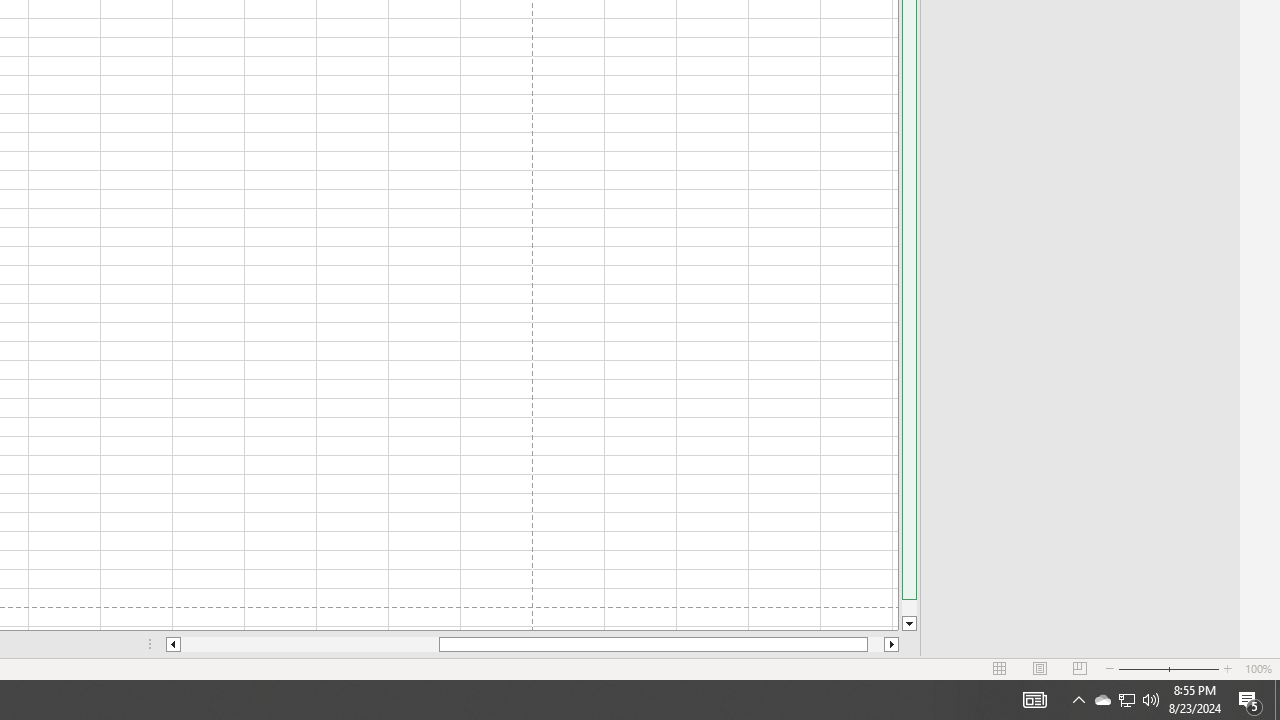 Image resolution: width=1280 pixels, height=720 pixels. Describe the element at coordinates (1000, 669) in the screenshot. I see `'Normal'` at that location.